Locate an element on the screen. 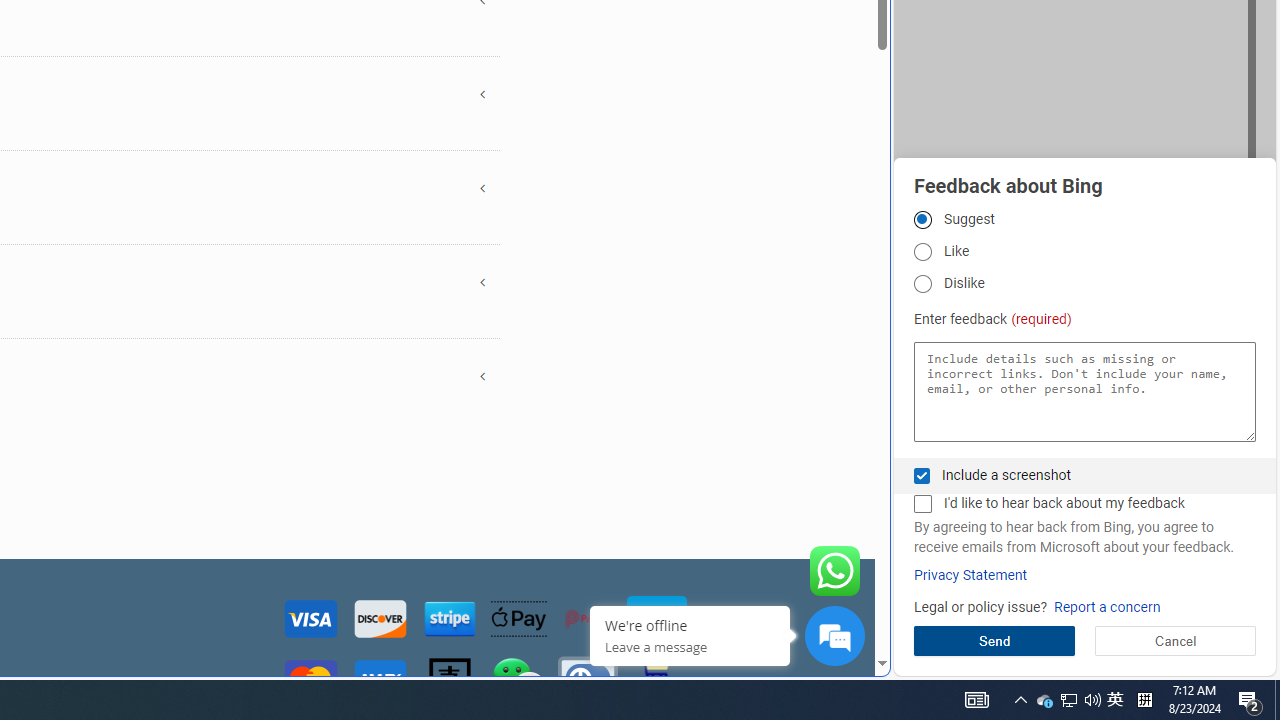  'Include a screenshot' is located at coordinates (921, 475).